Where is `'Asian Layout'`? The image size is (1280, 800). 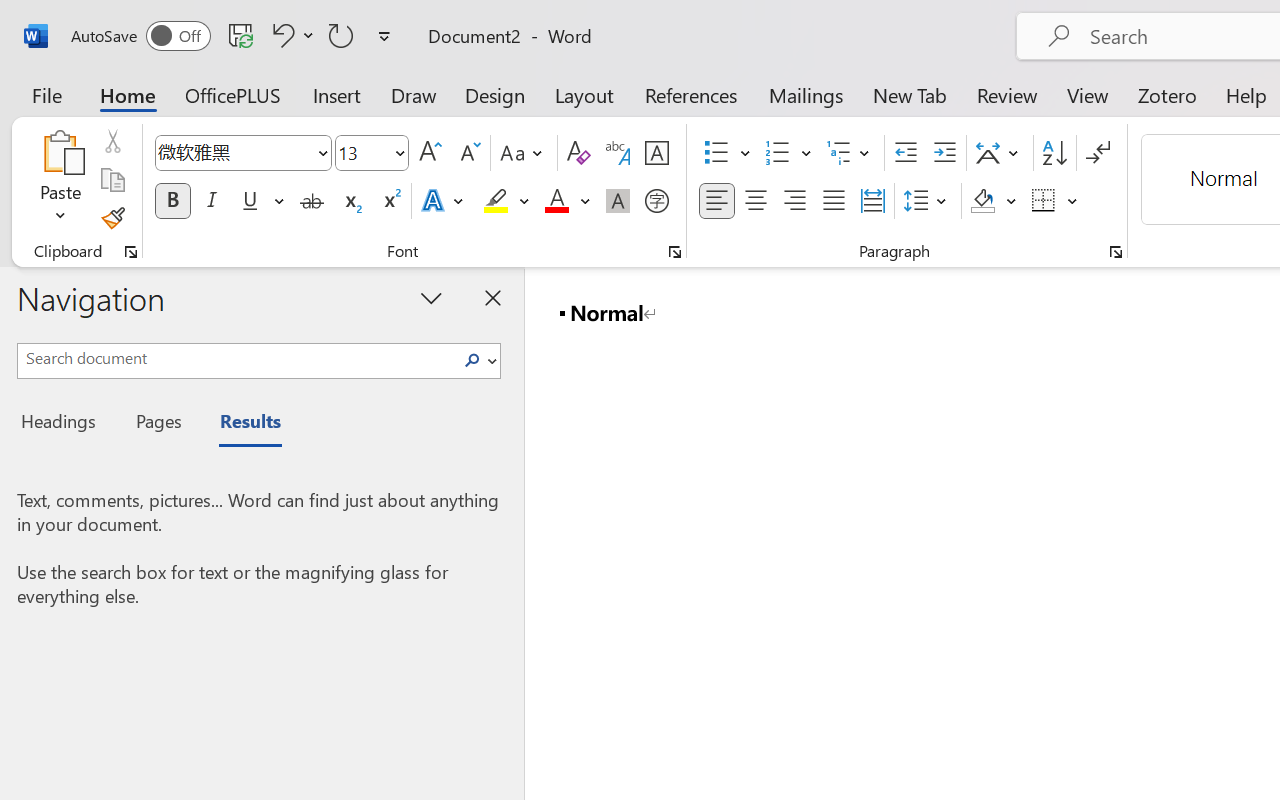 'Asian Layout' is located at coordinates (1000, 153).